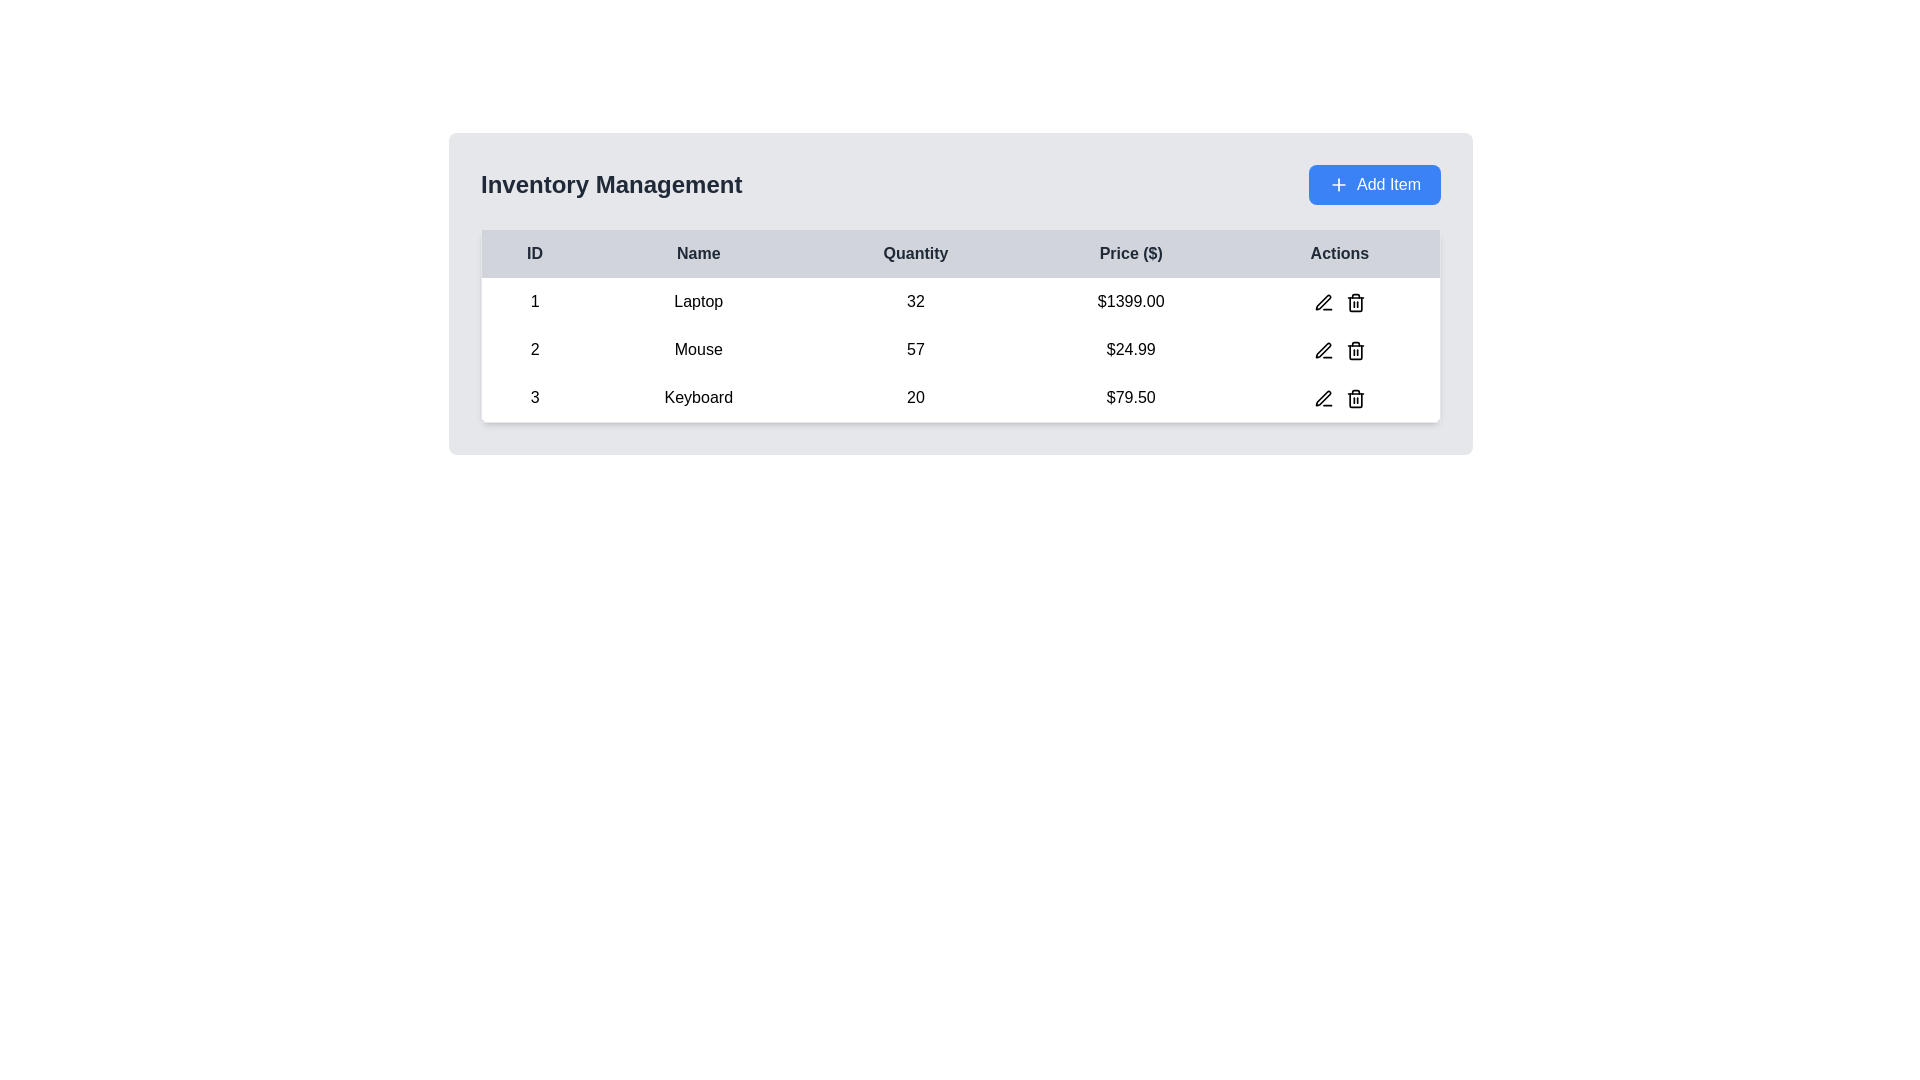 This screenshot has height=1080, width=1920. What do you see at coordinates (1323, 302) in the screenshot?
I see `the 'edit' icon (pen design) located in the first row of the 'Actions' column` at bounding box center [1323, 302].